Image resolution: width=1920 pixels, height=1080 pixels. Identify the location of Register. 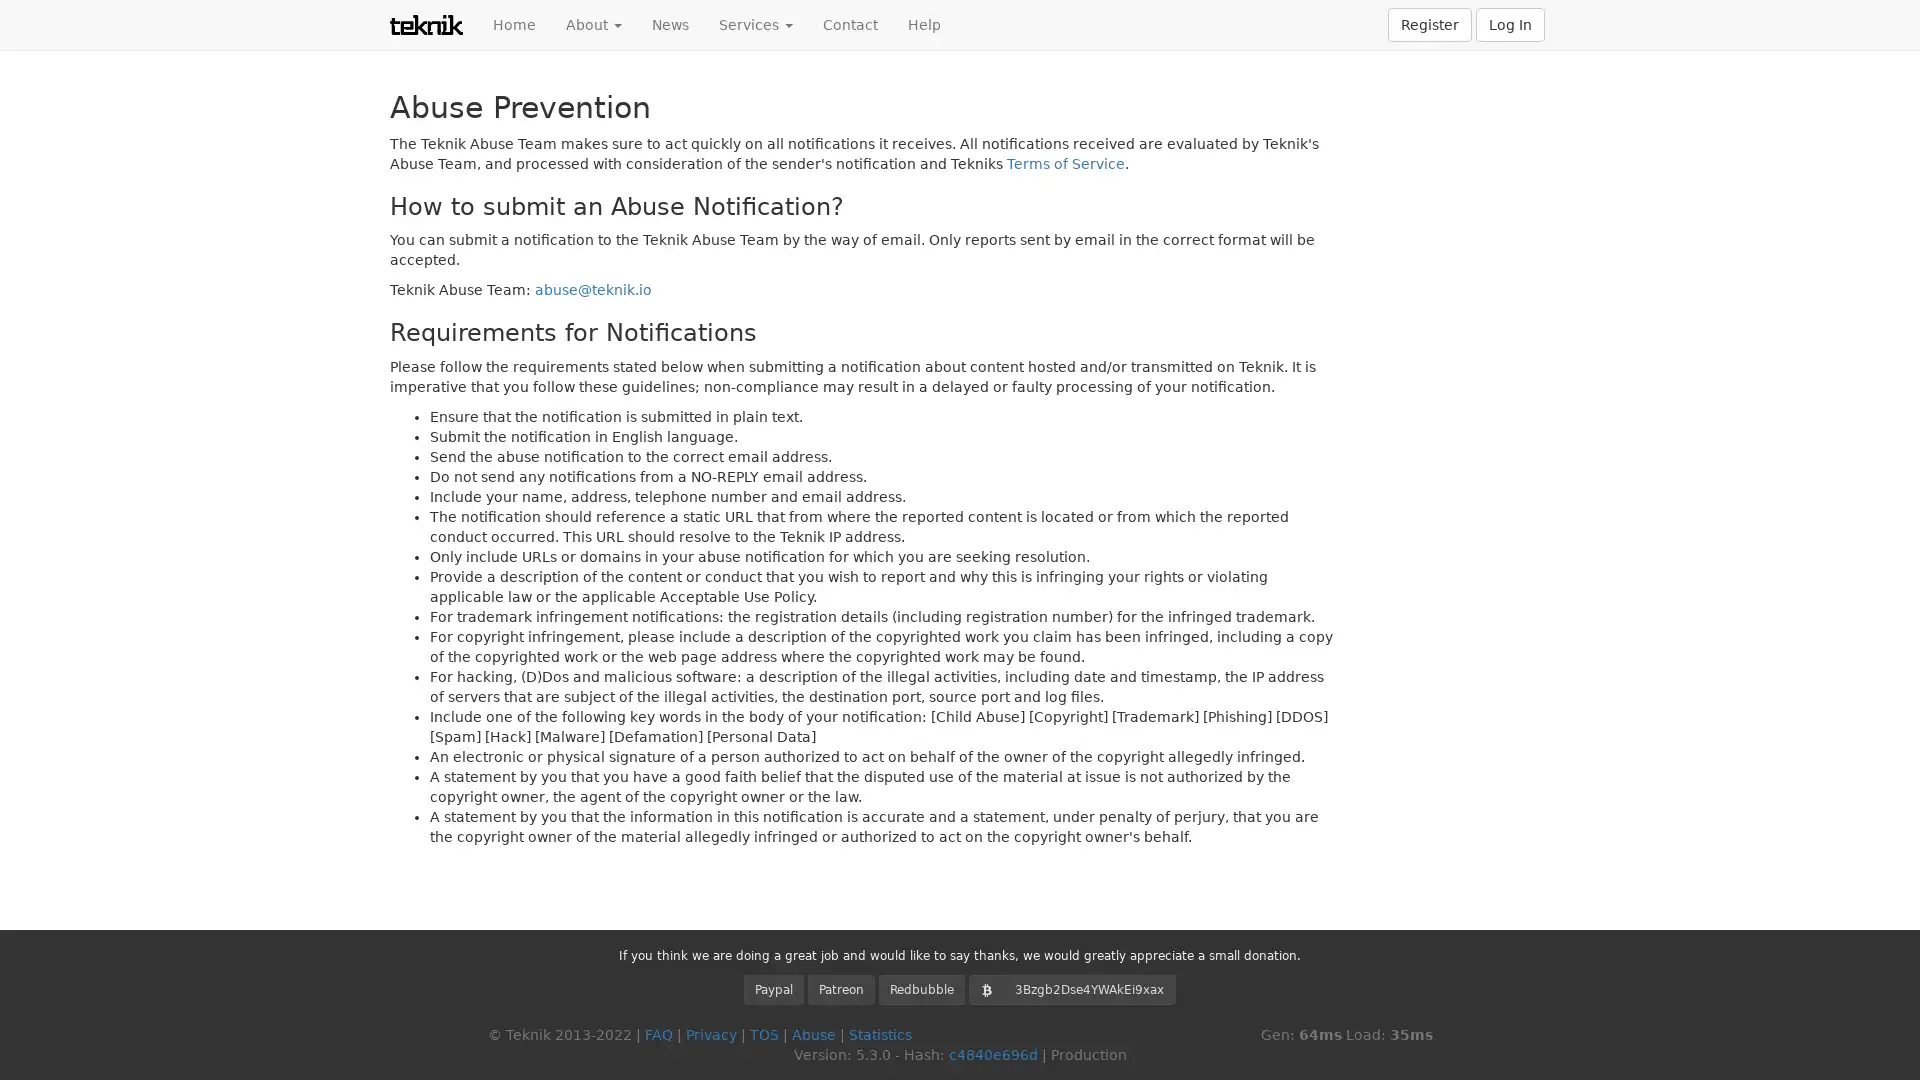
(1429, 24).